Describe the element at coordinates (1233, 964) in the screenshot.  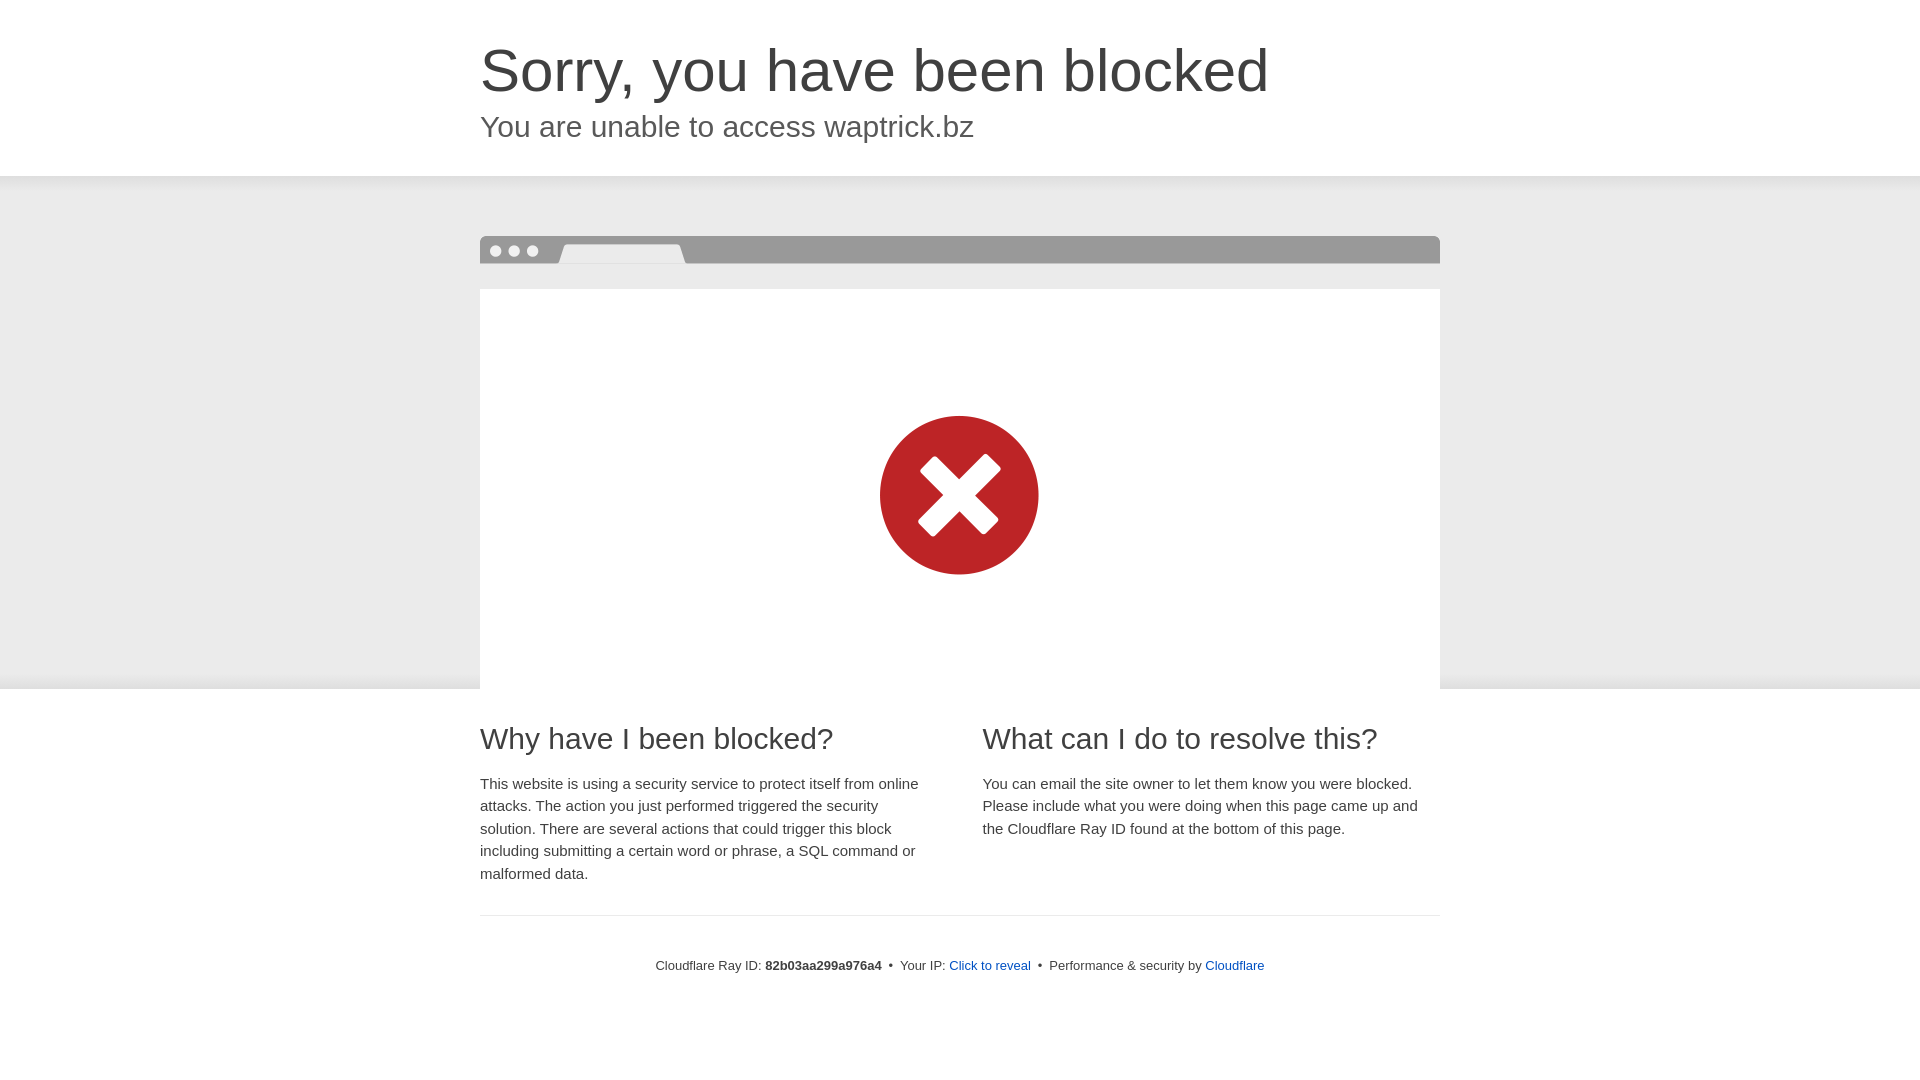
I see `'Cloudflare'` at that location.